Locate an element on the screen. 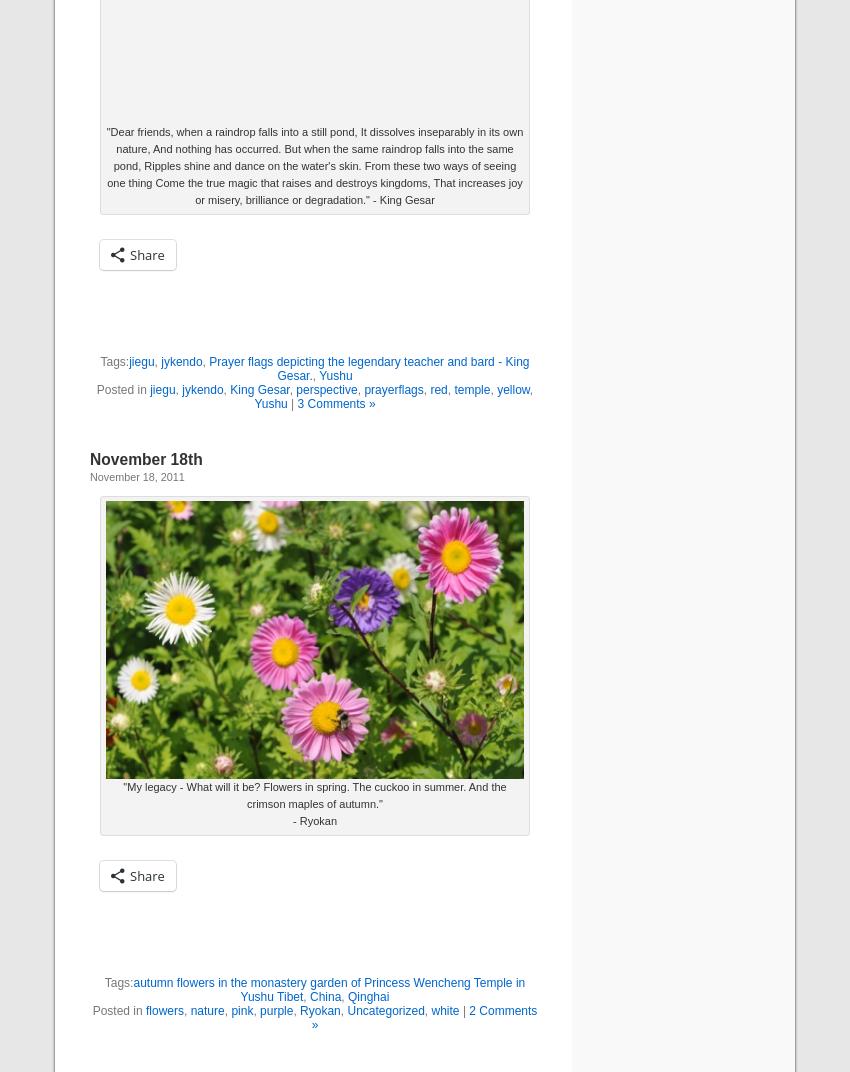  'November 18, 2011' is located at coordinates (137, 477).